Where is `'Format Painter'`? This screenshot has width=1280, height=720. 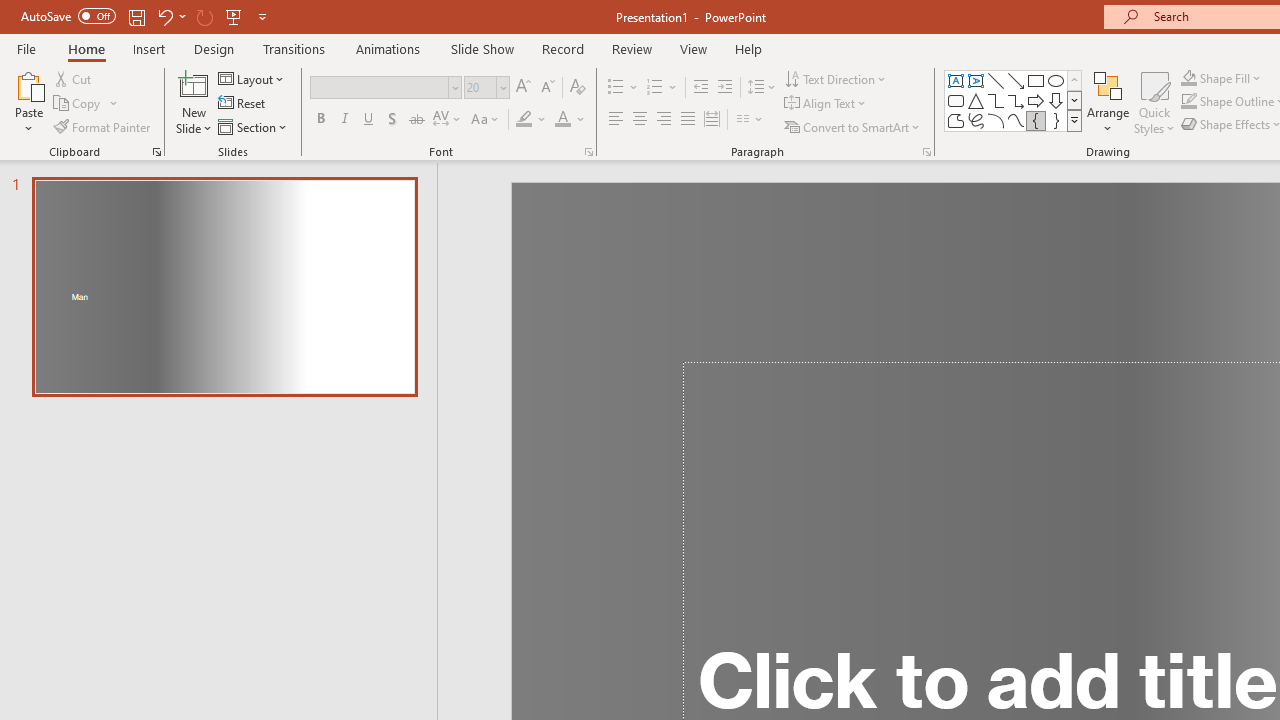 'Format Painter' is located at coordinates (102, 127).